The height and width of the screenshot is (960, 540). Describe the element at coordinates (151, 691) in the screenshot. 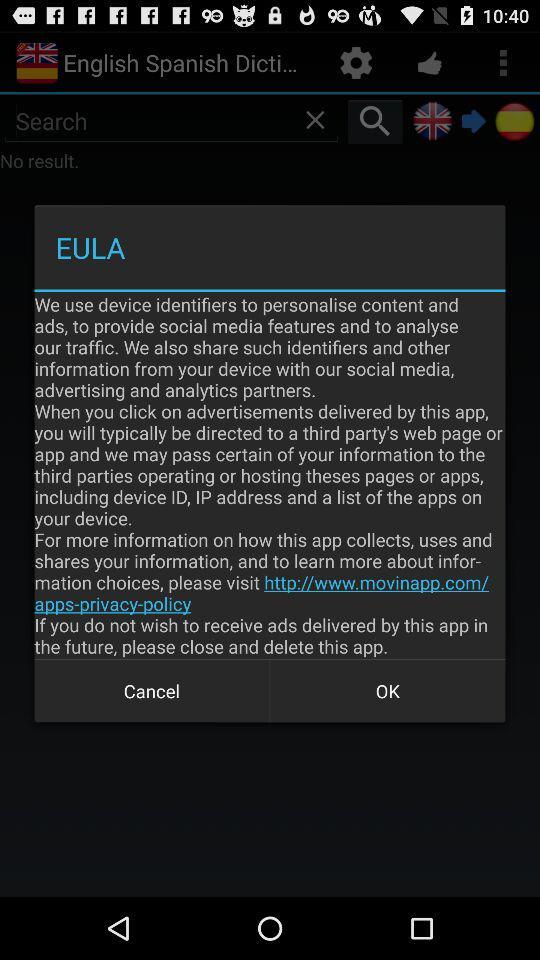

I see `icon at the bottom left corner` at that location.